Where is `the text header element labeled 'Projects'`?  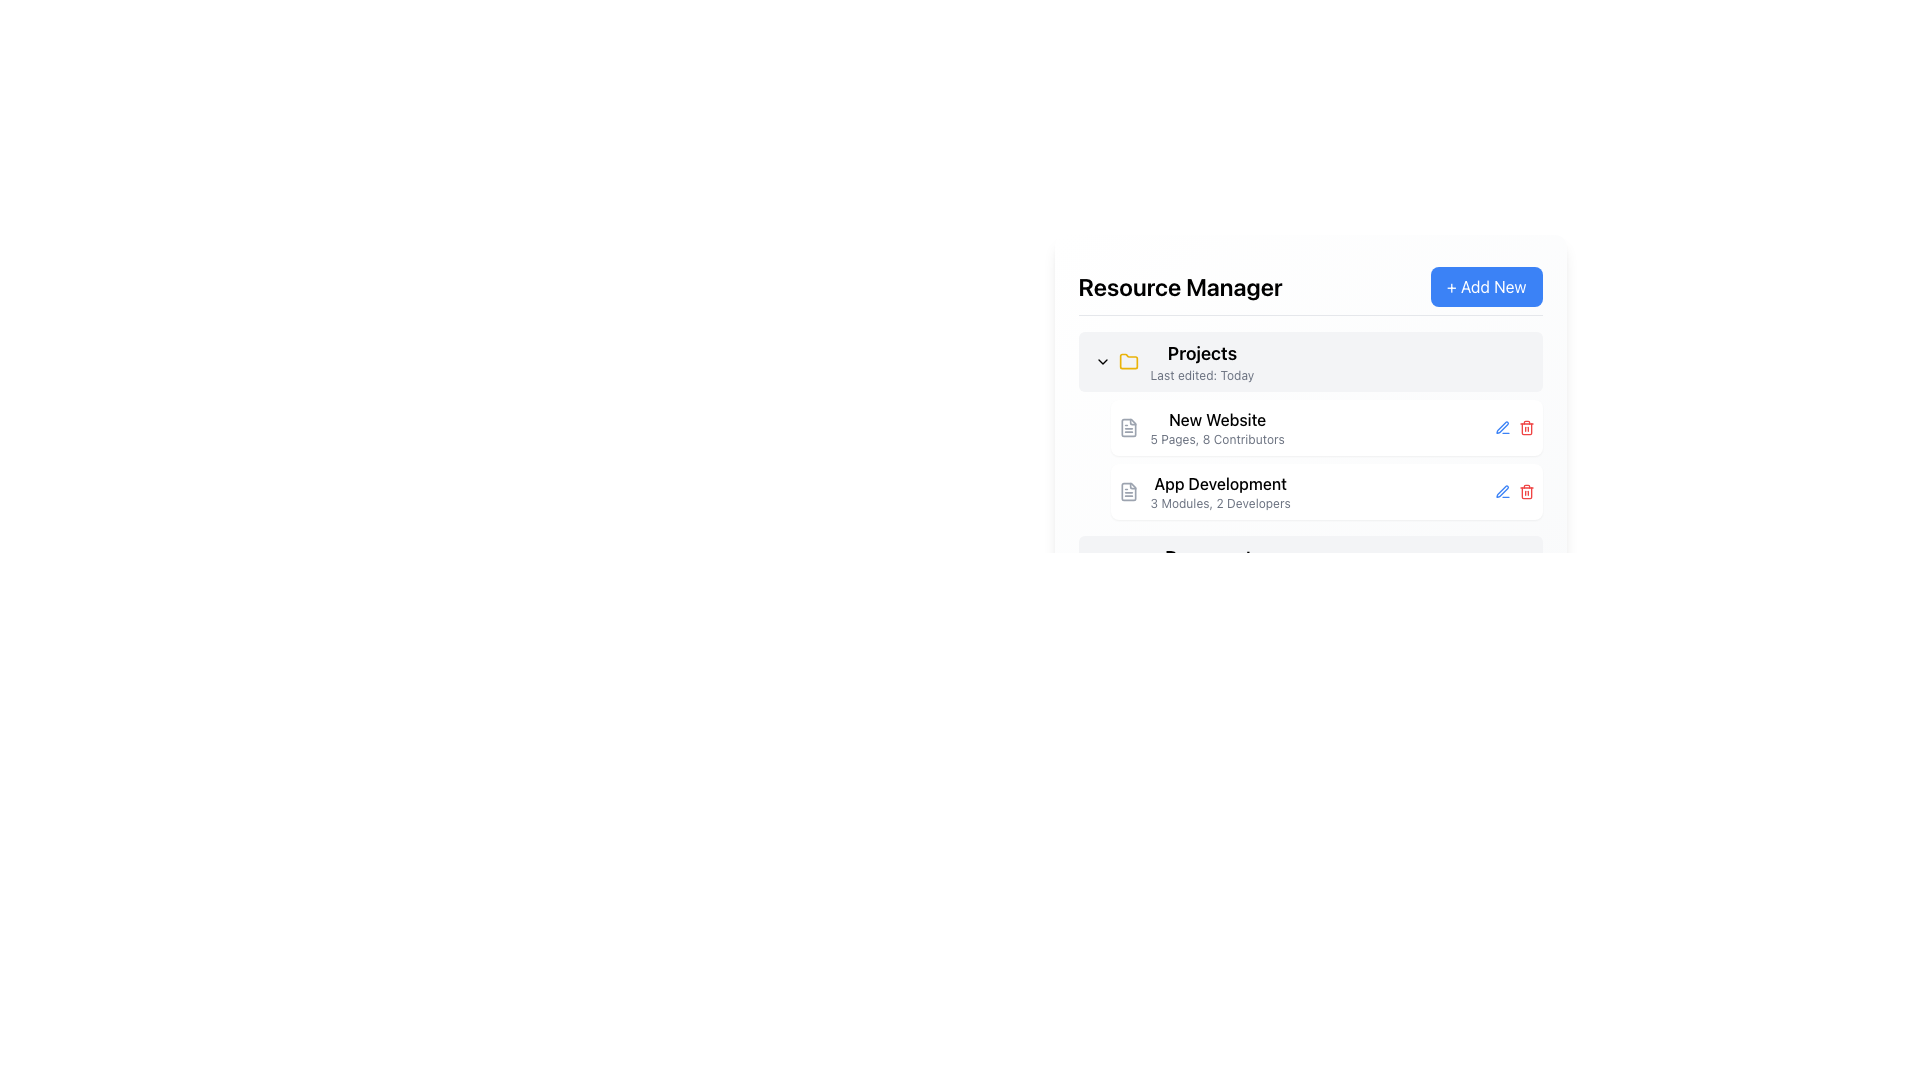
the text header element labeled 'Projects' is located at coordinates (1201, 362).